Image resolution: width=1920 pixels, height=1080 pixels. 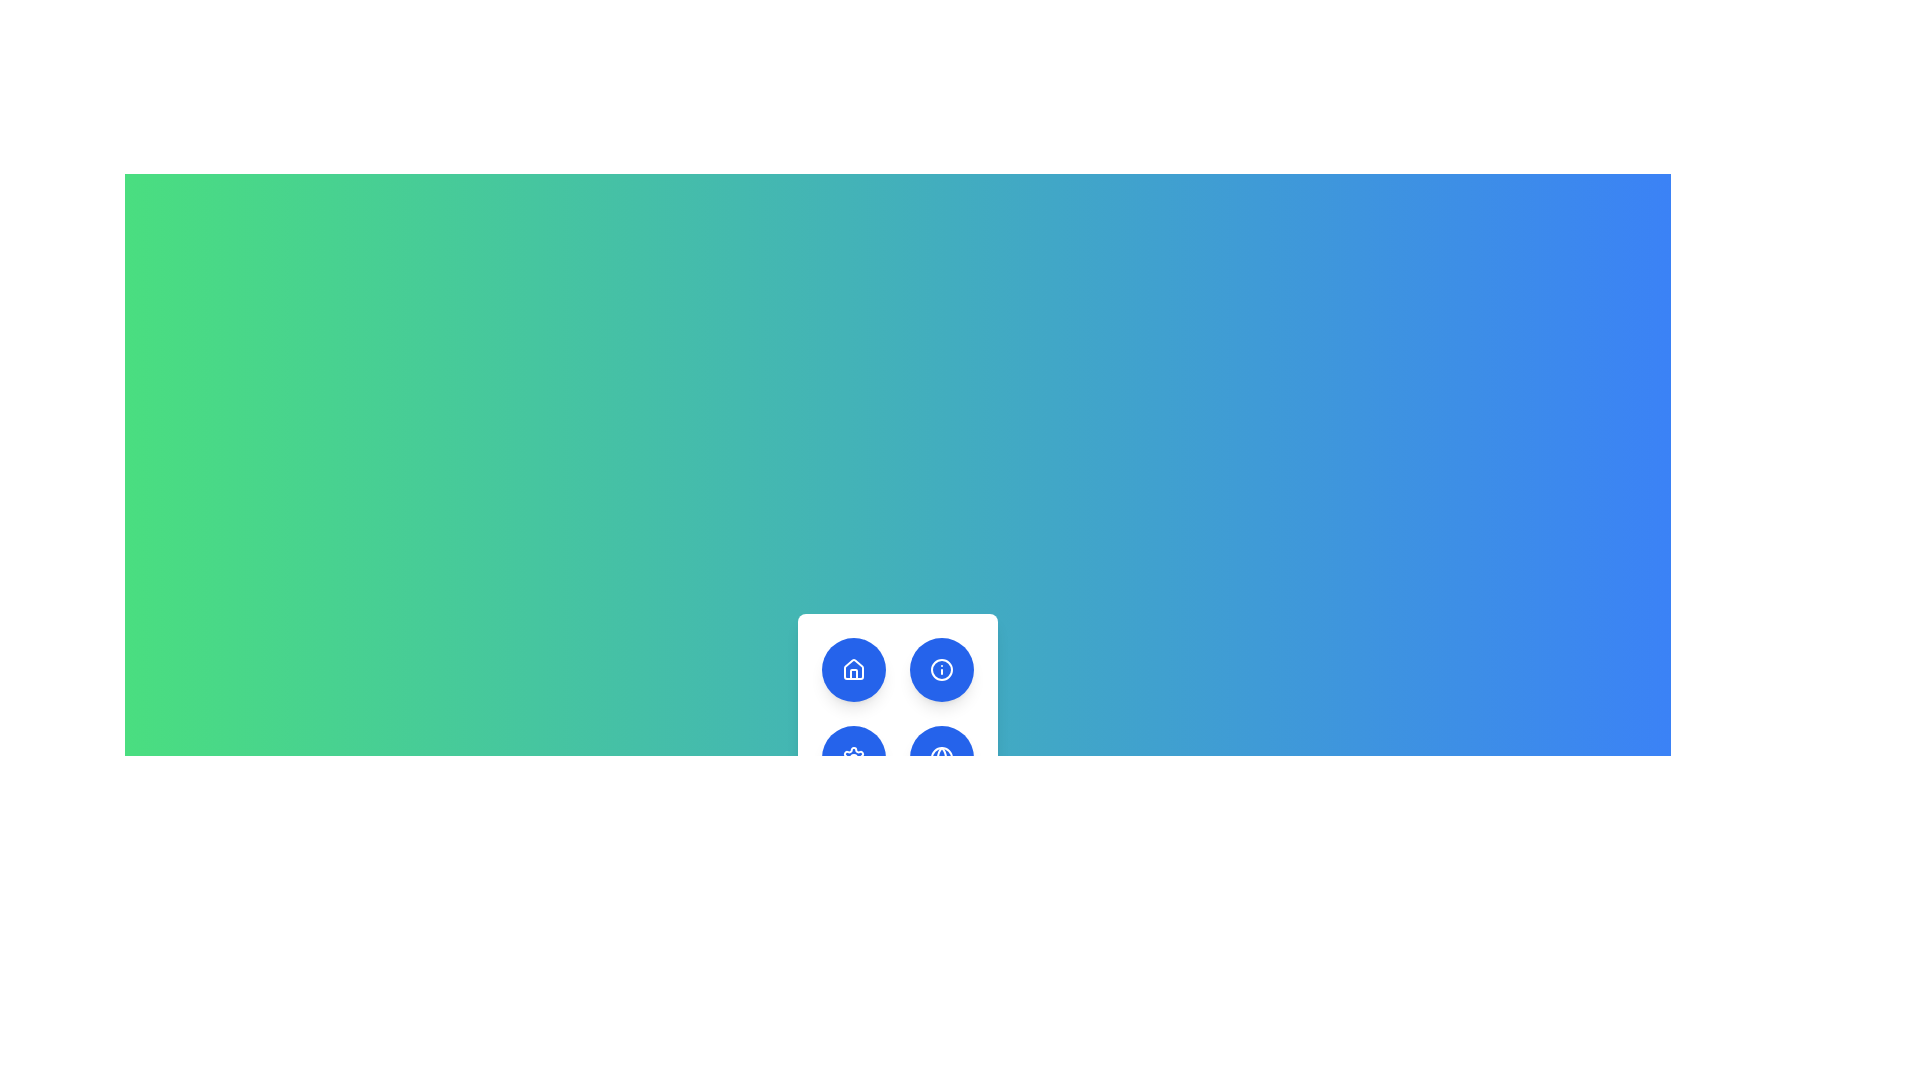 What do you see at coordinates (940, 758) in the screenshot?
I see `the circular globe icon with a blue background located in the bottom row and central column of the grid` at bounding box center [940, 758].